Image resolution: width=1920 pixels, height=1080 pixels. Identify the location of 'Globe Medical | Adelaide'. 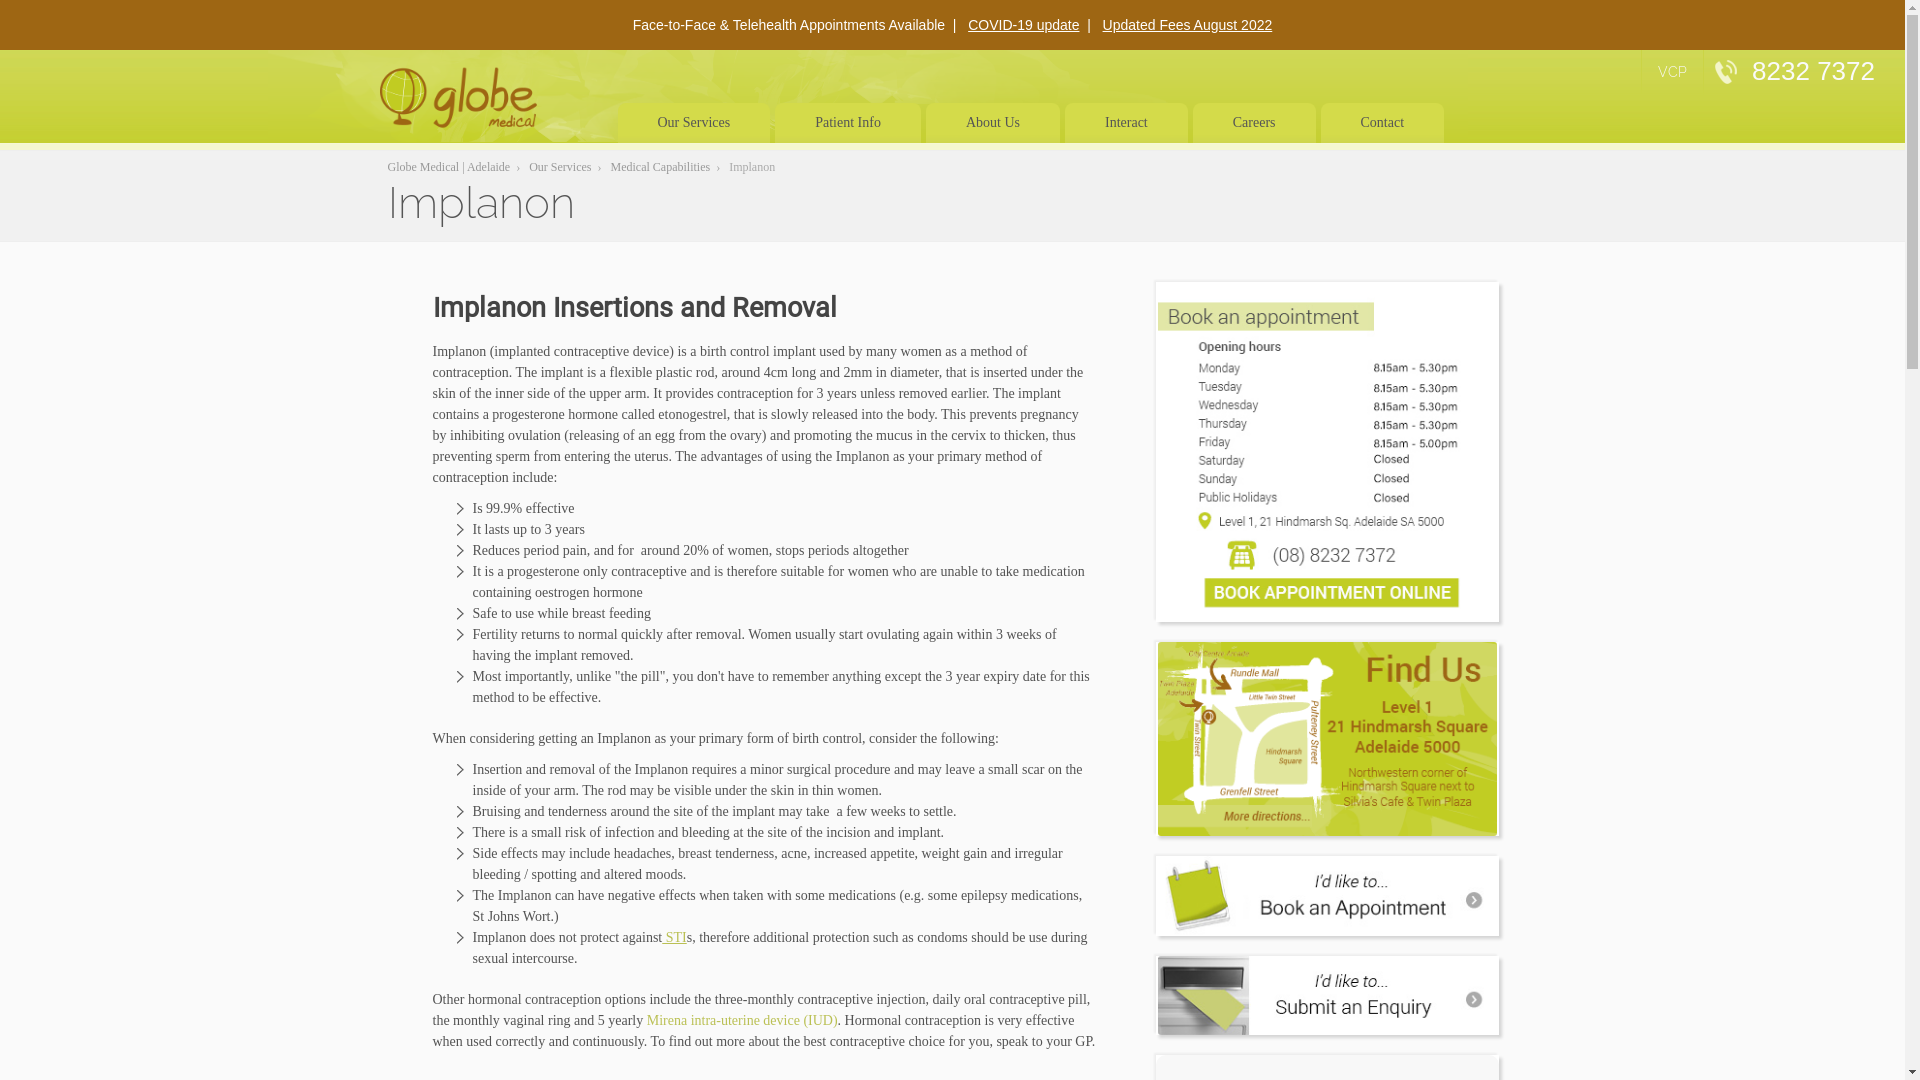
(448, 165).